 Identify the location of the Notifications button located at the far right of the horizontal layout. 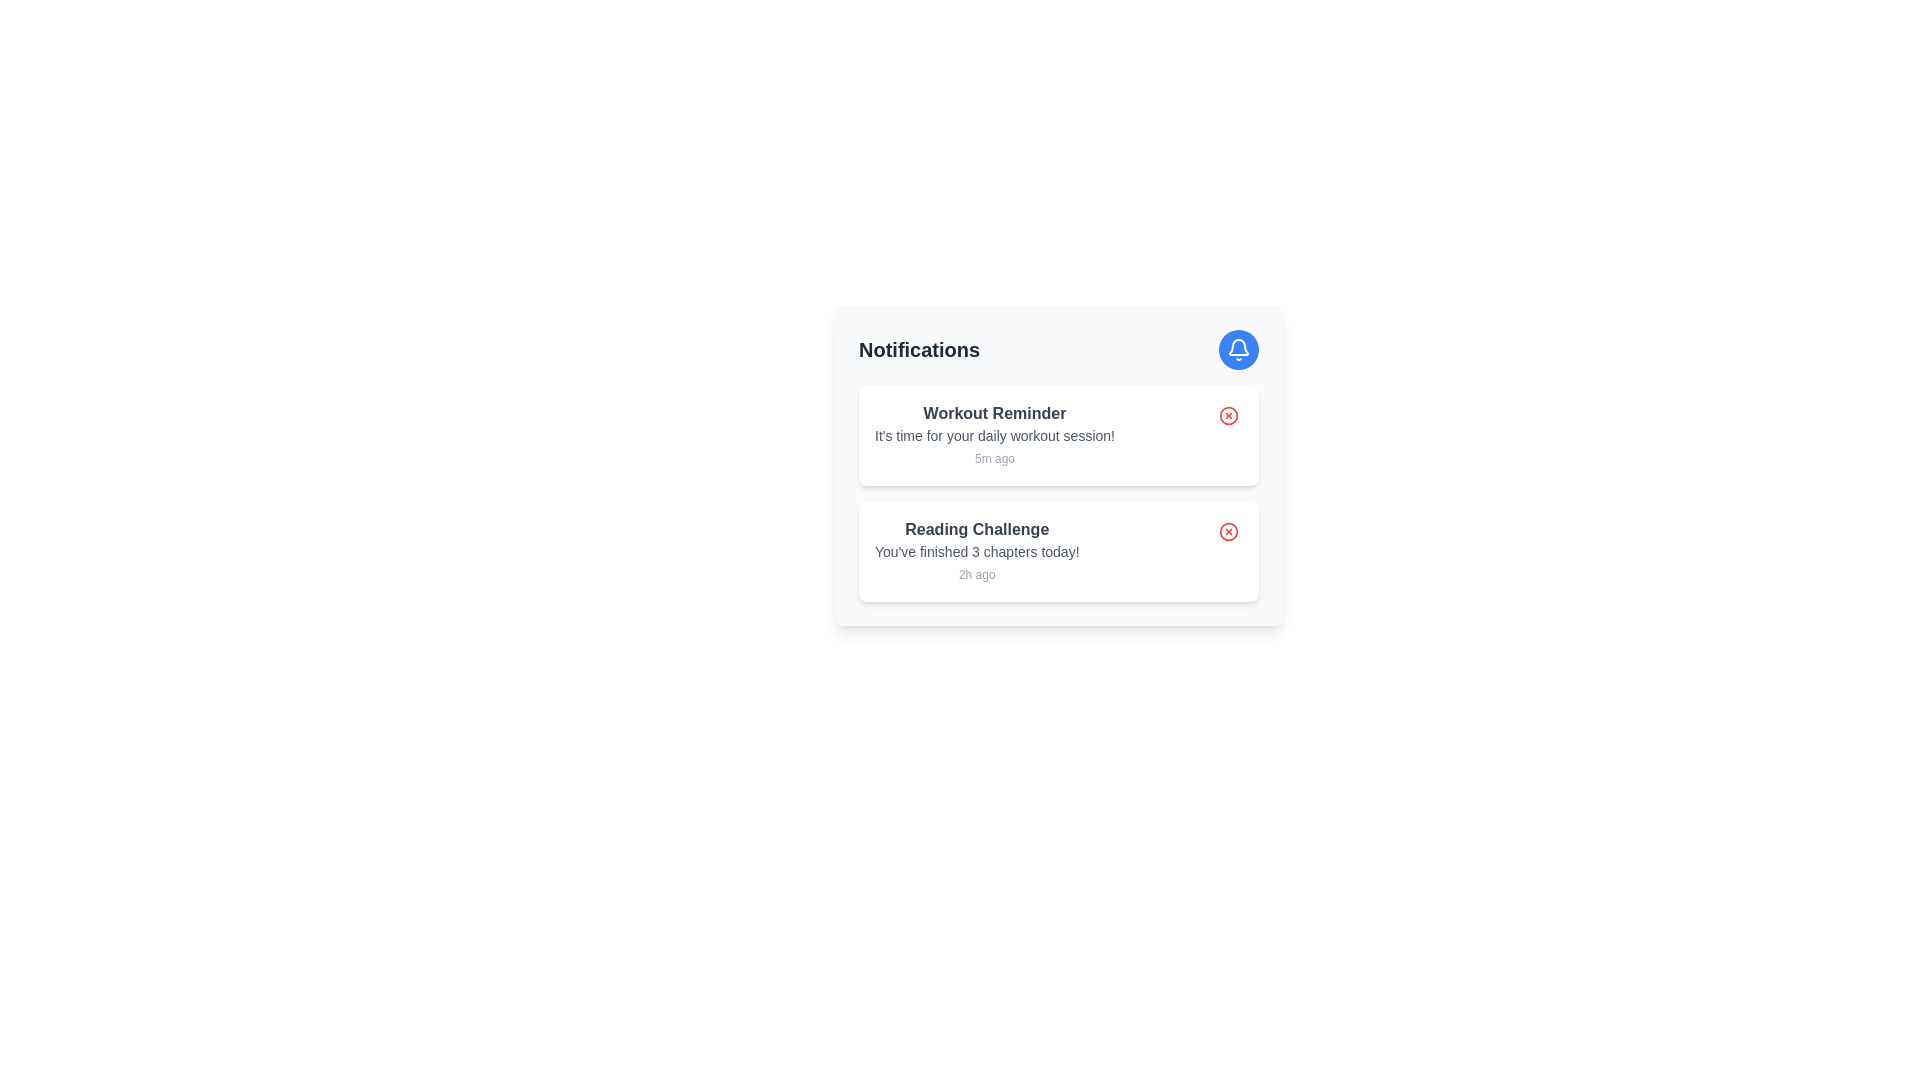
(1237, 349).